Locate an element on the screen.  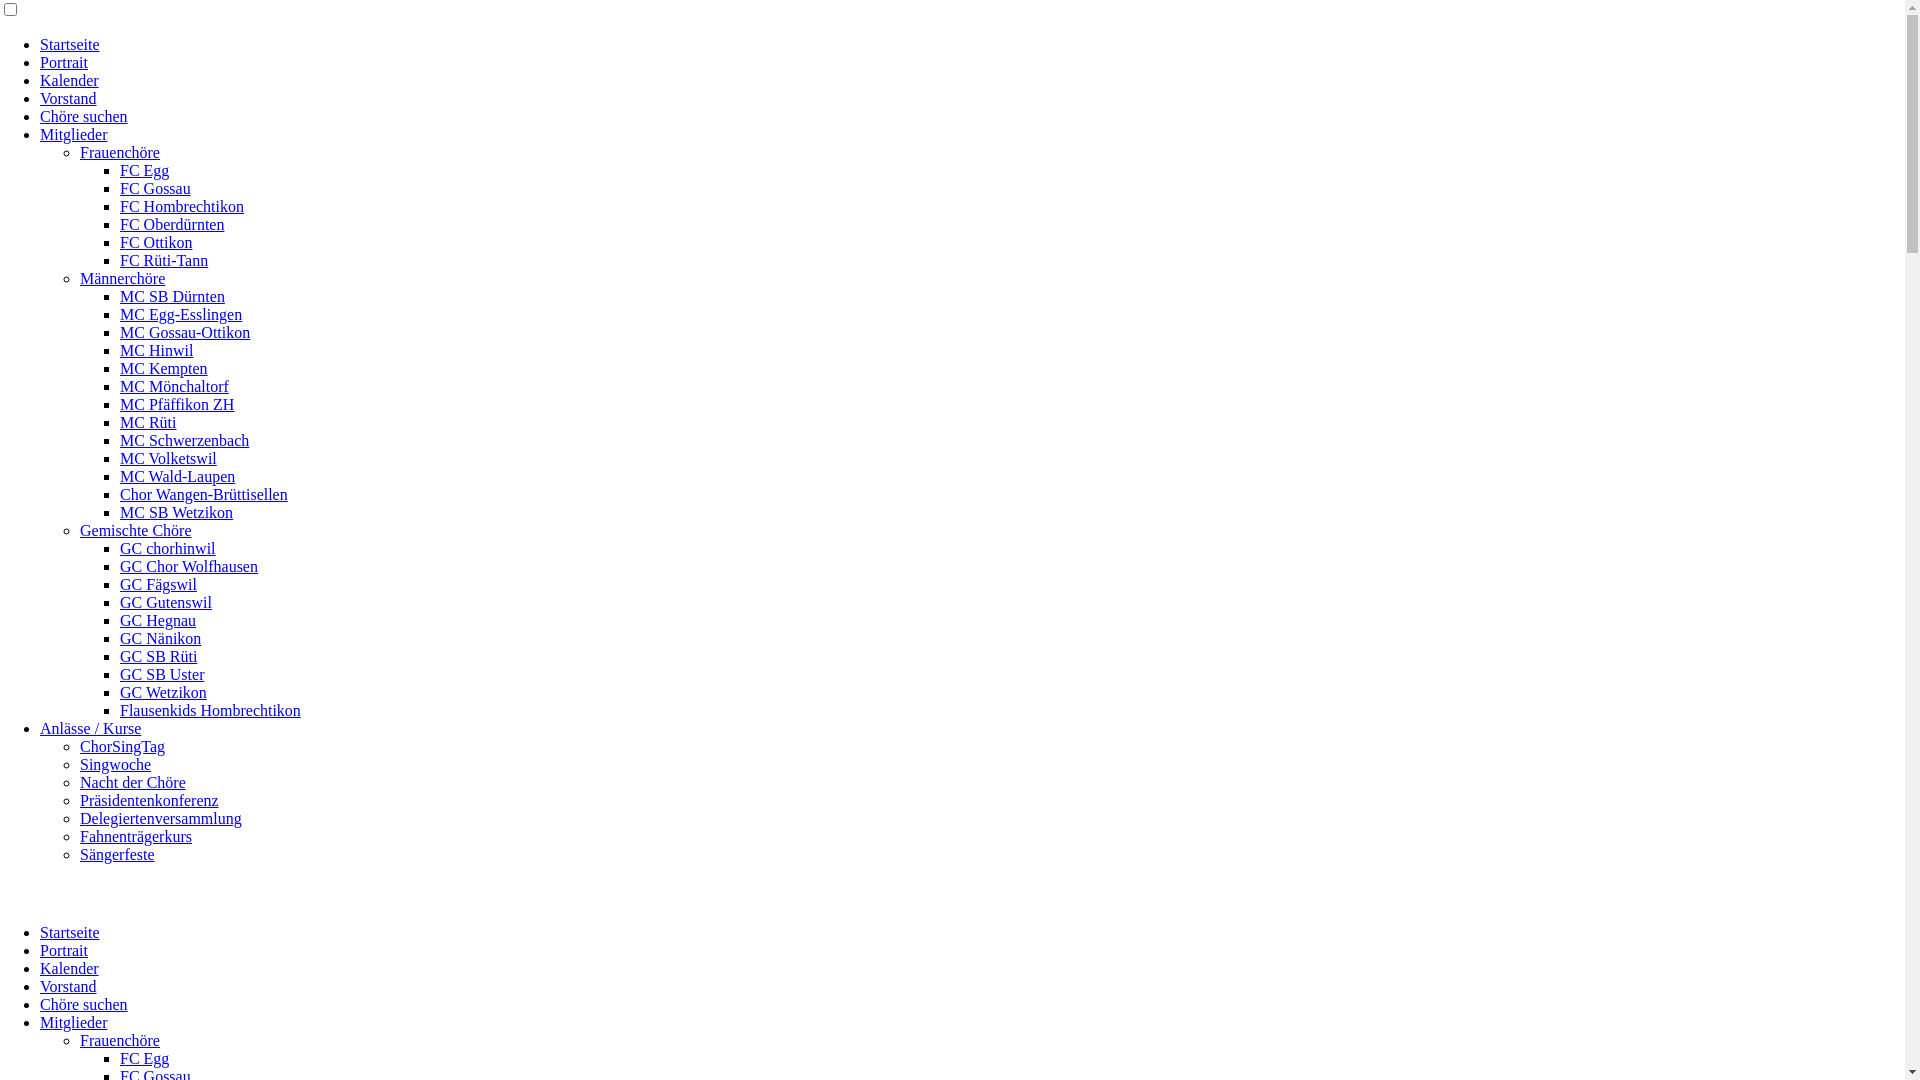
'GC Gutenswil' is located at coordinates (166, 601).